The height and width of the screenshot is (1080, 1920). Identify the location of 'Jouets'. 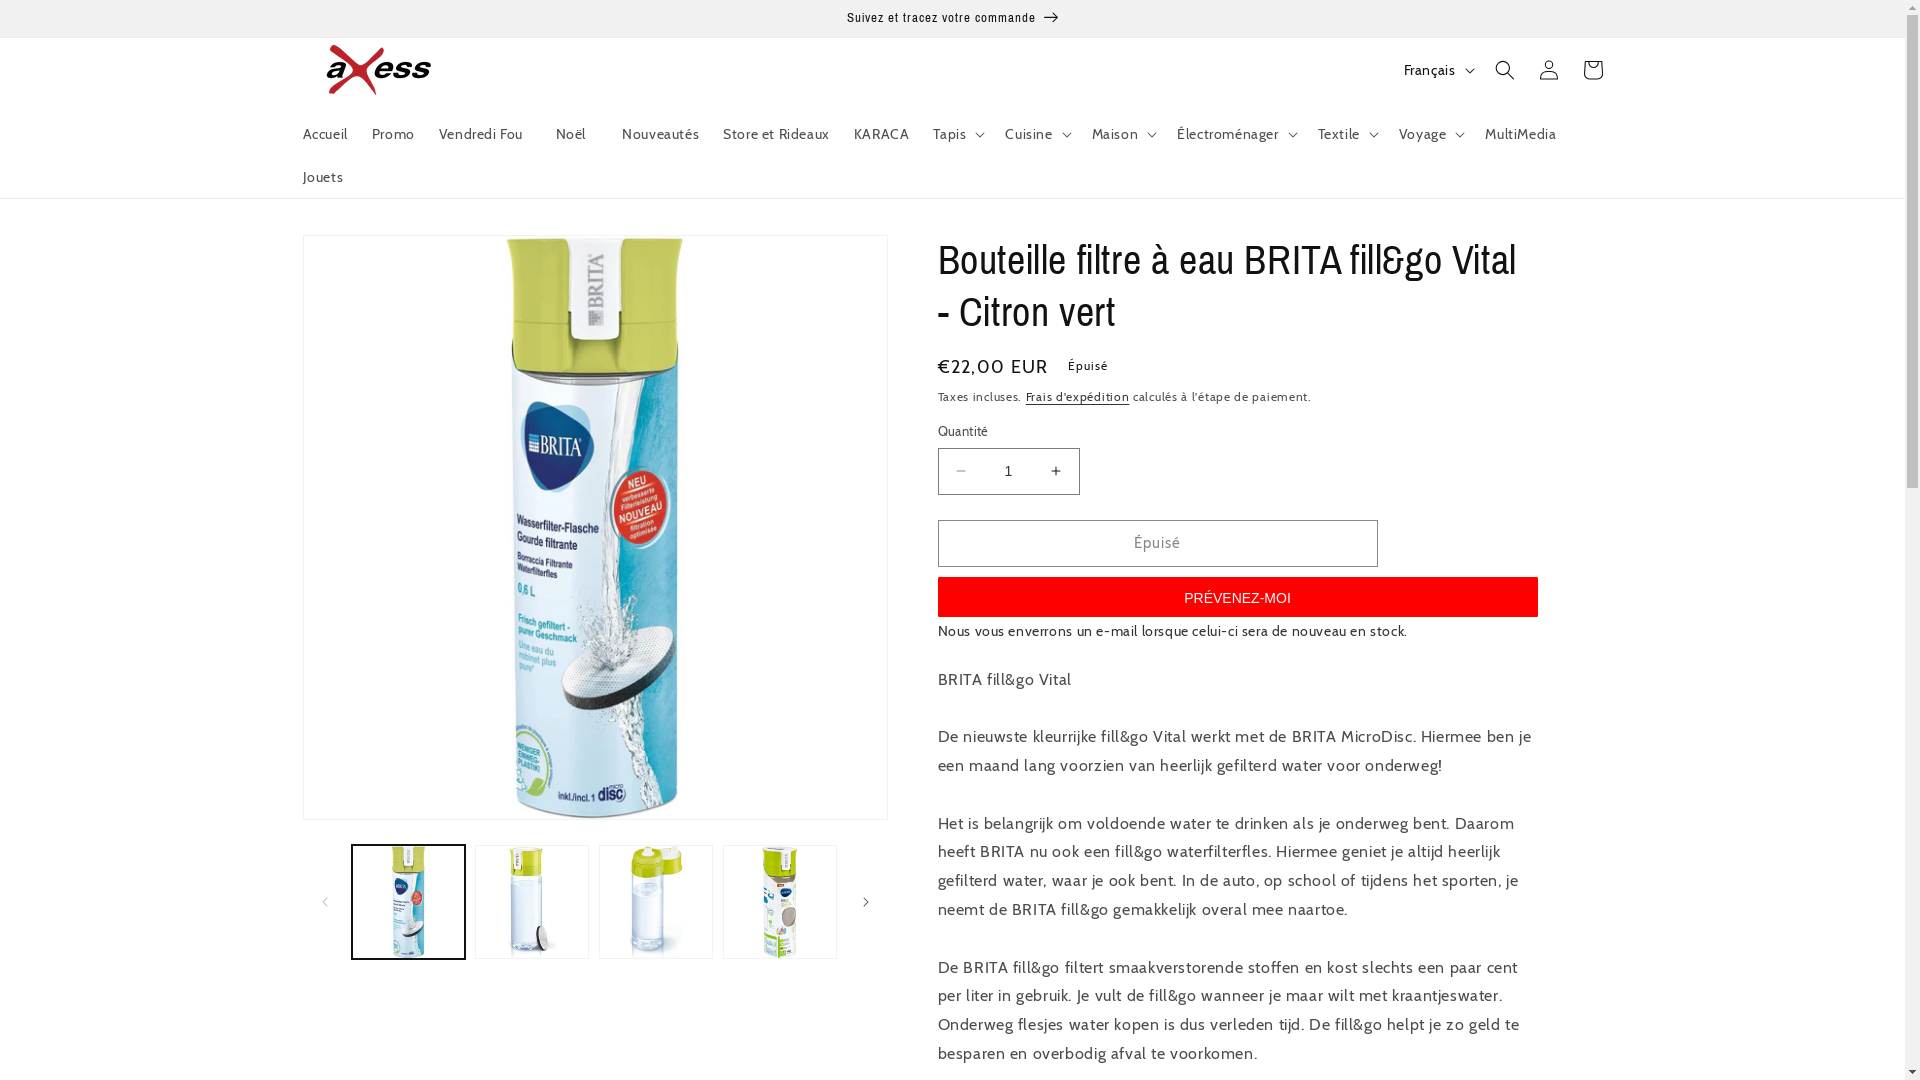
(322, 176).